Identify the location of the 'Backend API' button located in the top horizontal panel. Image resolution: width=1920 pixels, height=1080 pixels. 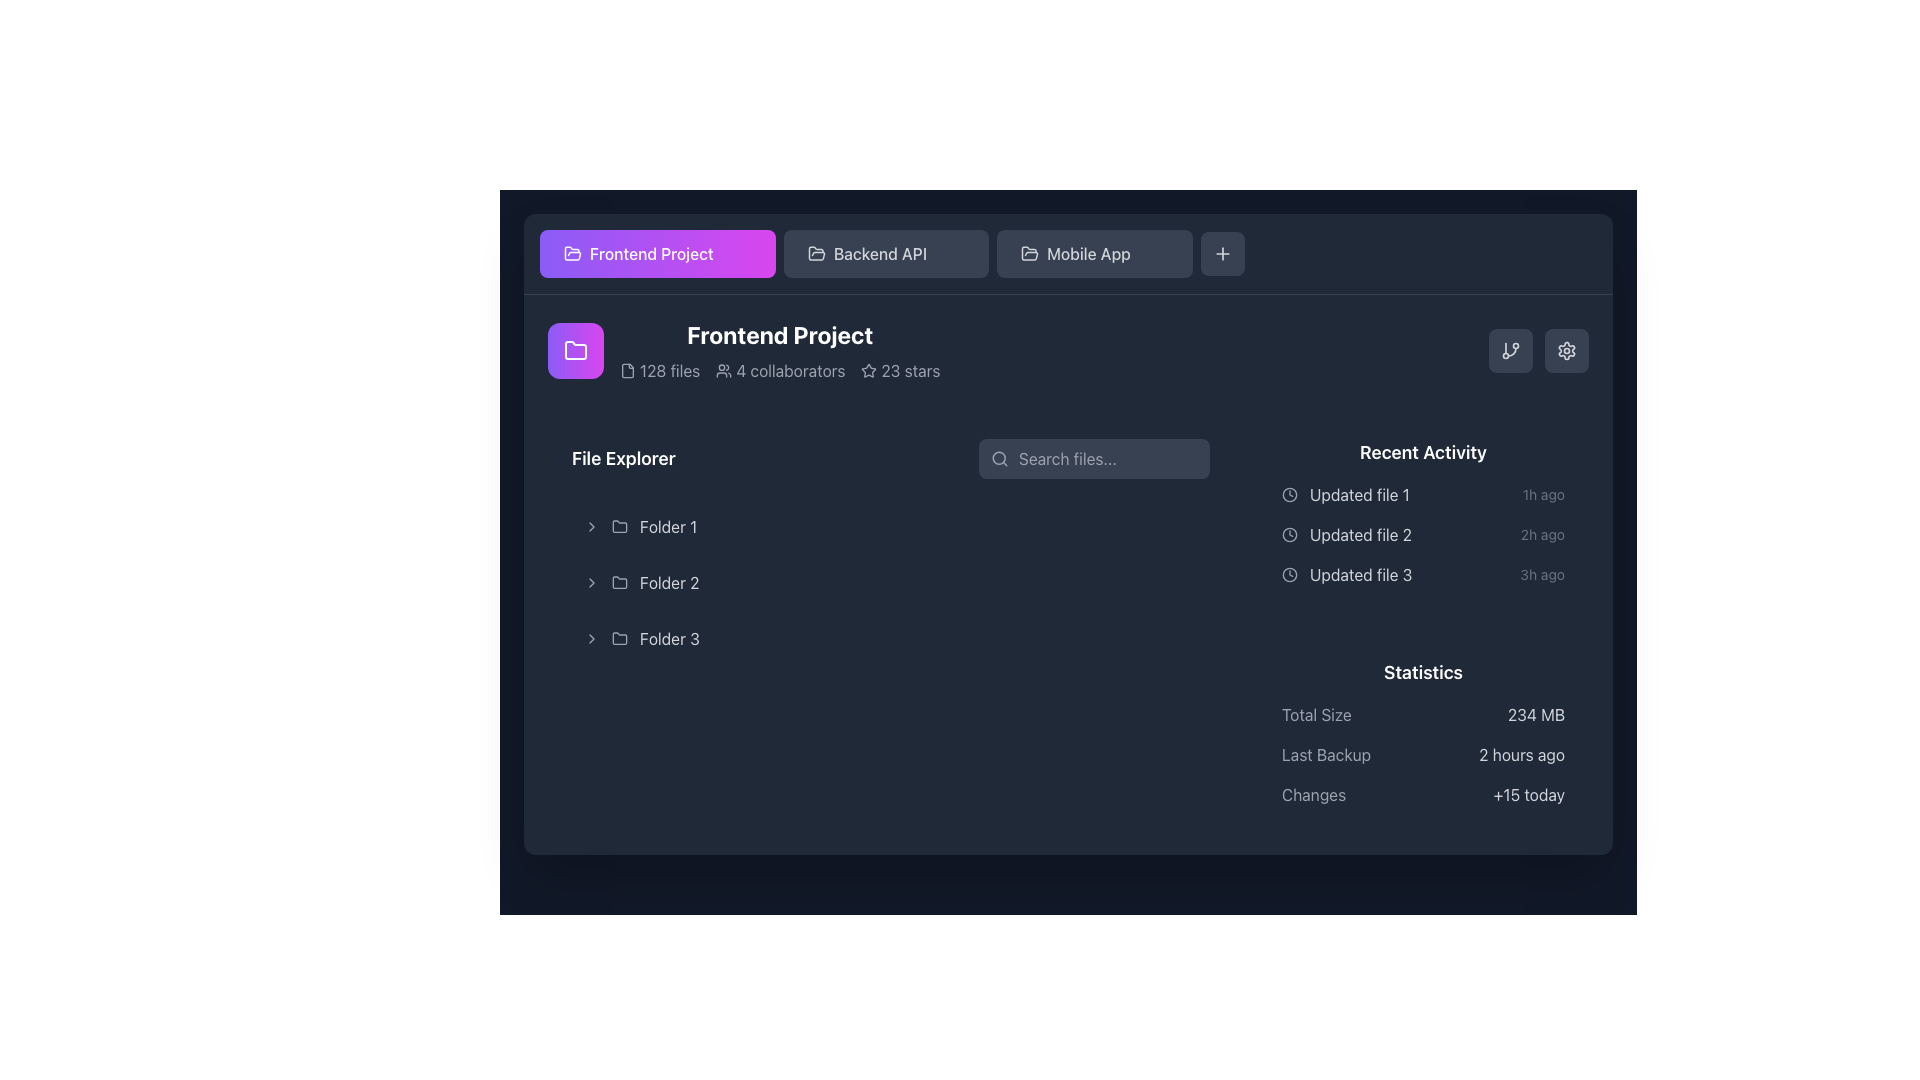
(880, 253).